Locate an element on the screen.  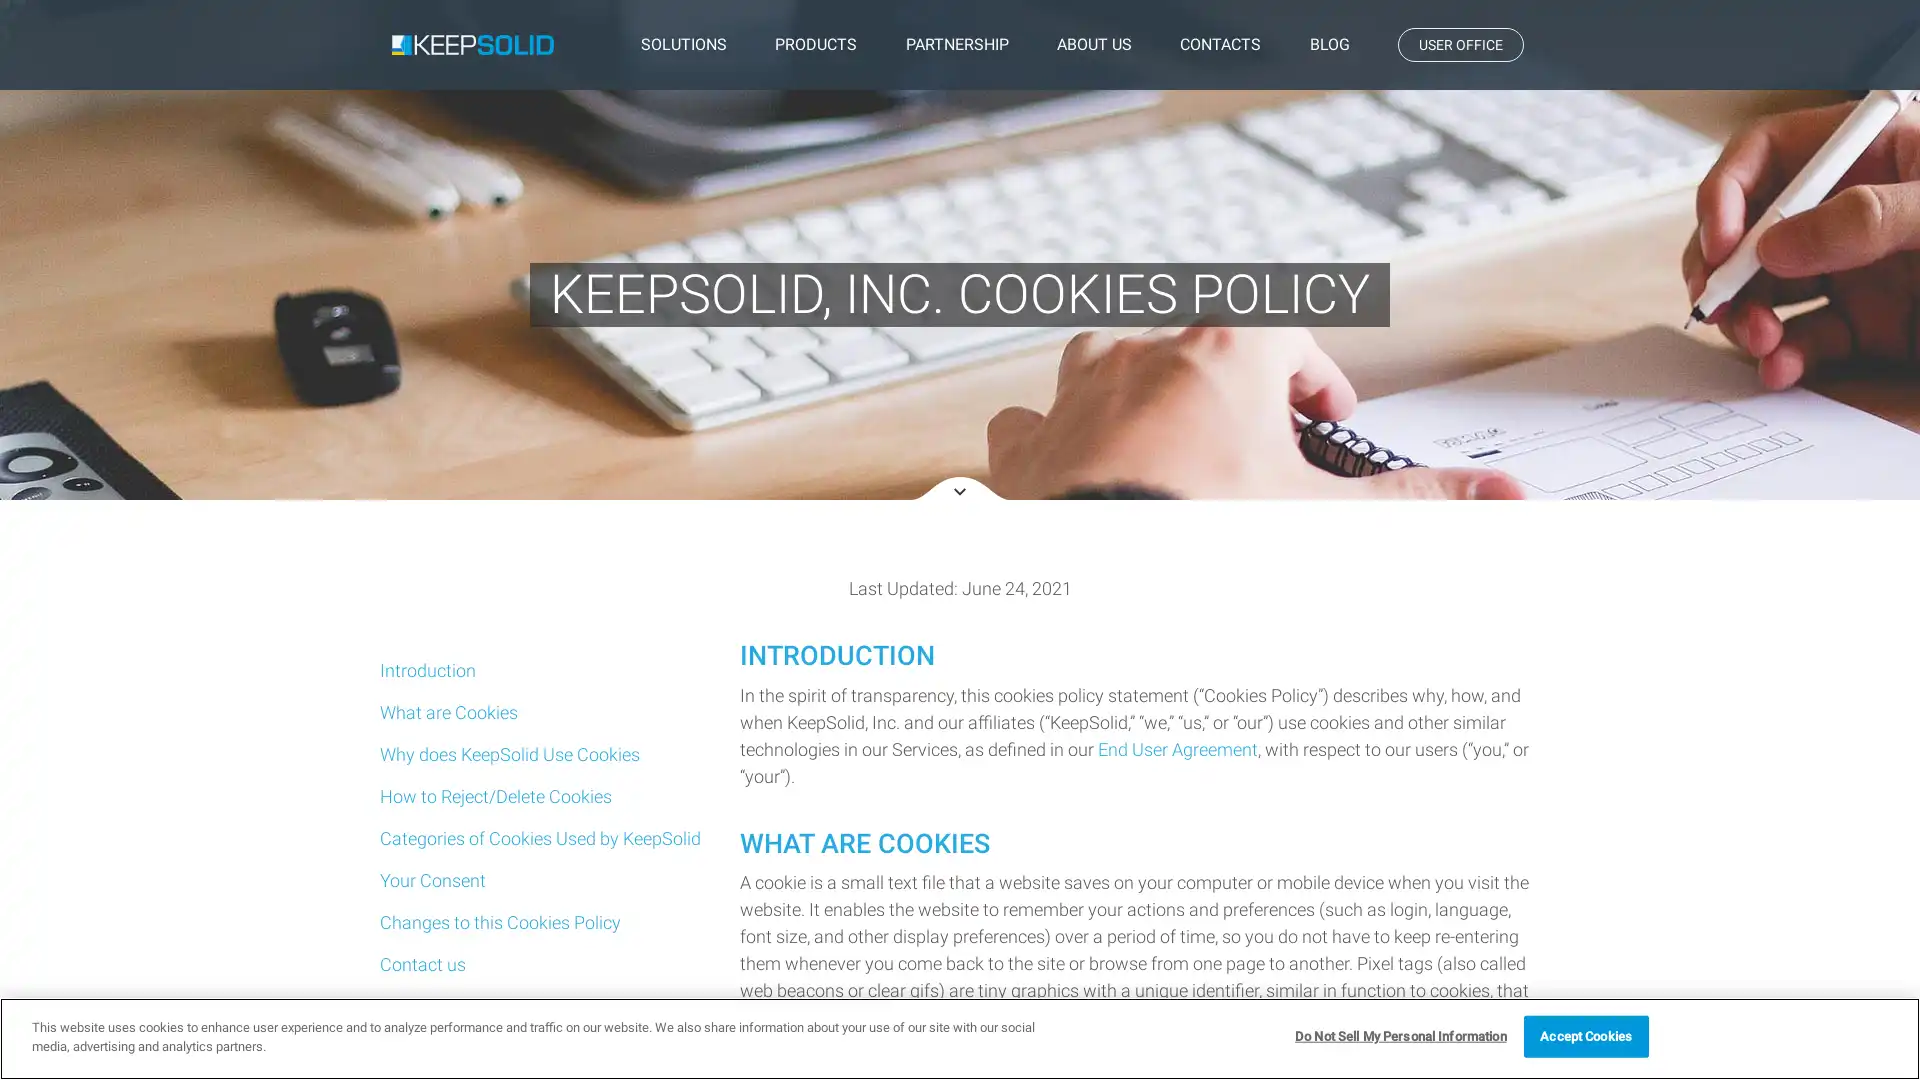
Accept Cookies is located at coordinates (1584, 1035).